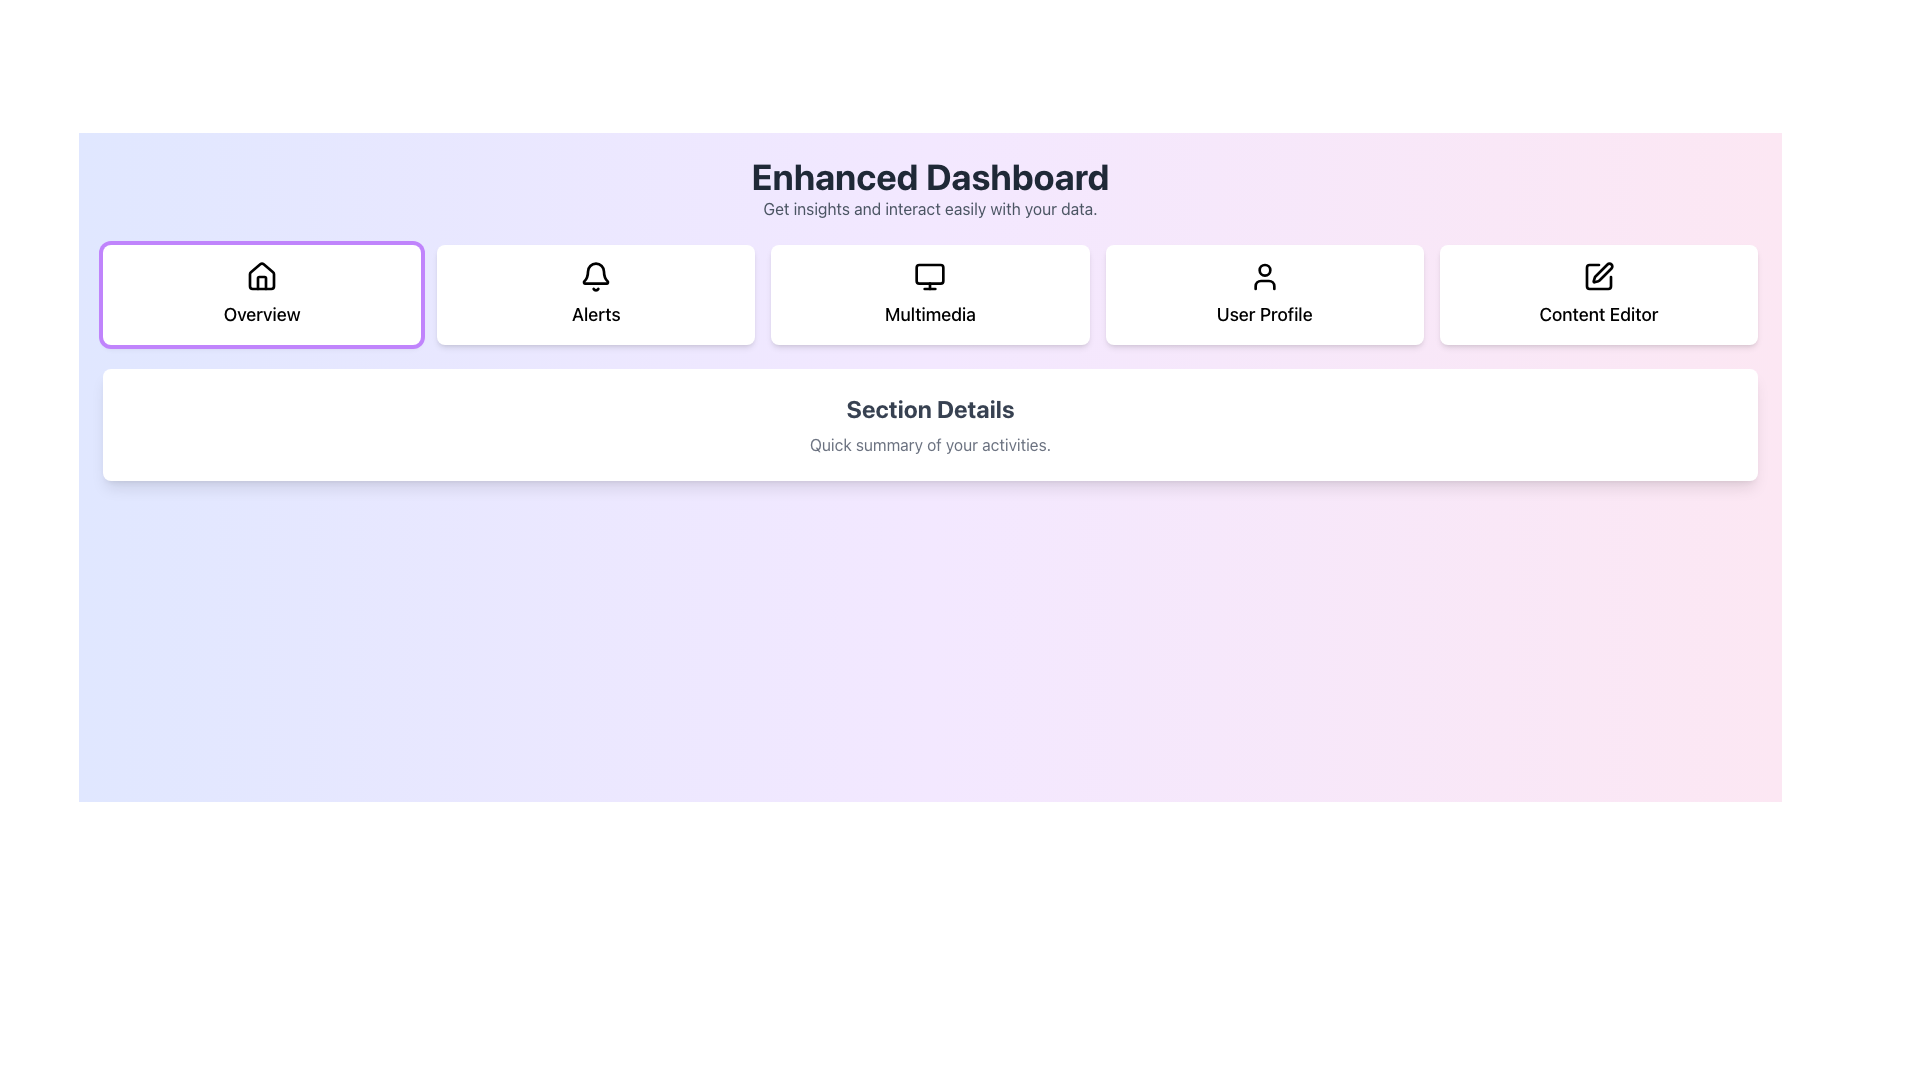 The image size is (1920, 1080). Describe the element at coordinates (929, 407) in the screenshot. I see `text from the bold, large-sized Text Label displaying 'Section Details' located above the descriptive text 'Quick summary of your activities'` at that location.